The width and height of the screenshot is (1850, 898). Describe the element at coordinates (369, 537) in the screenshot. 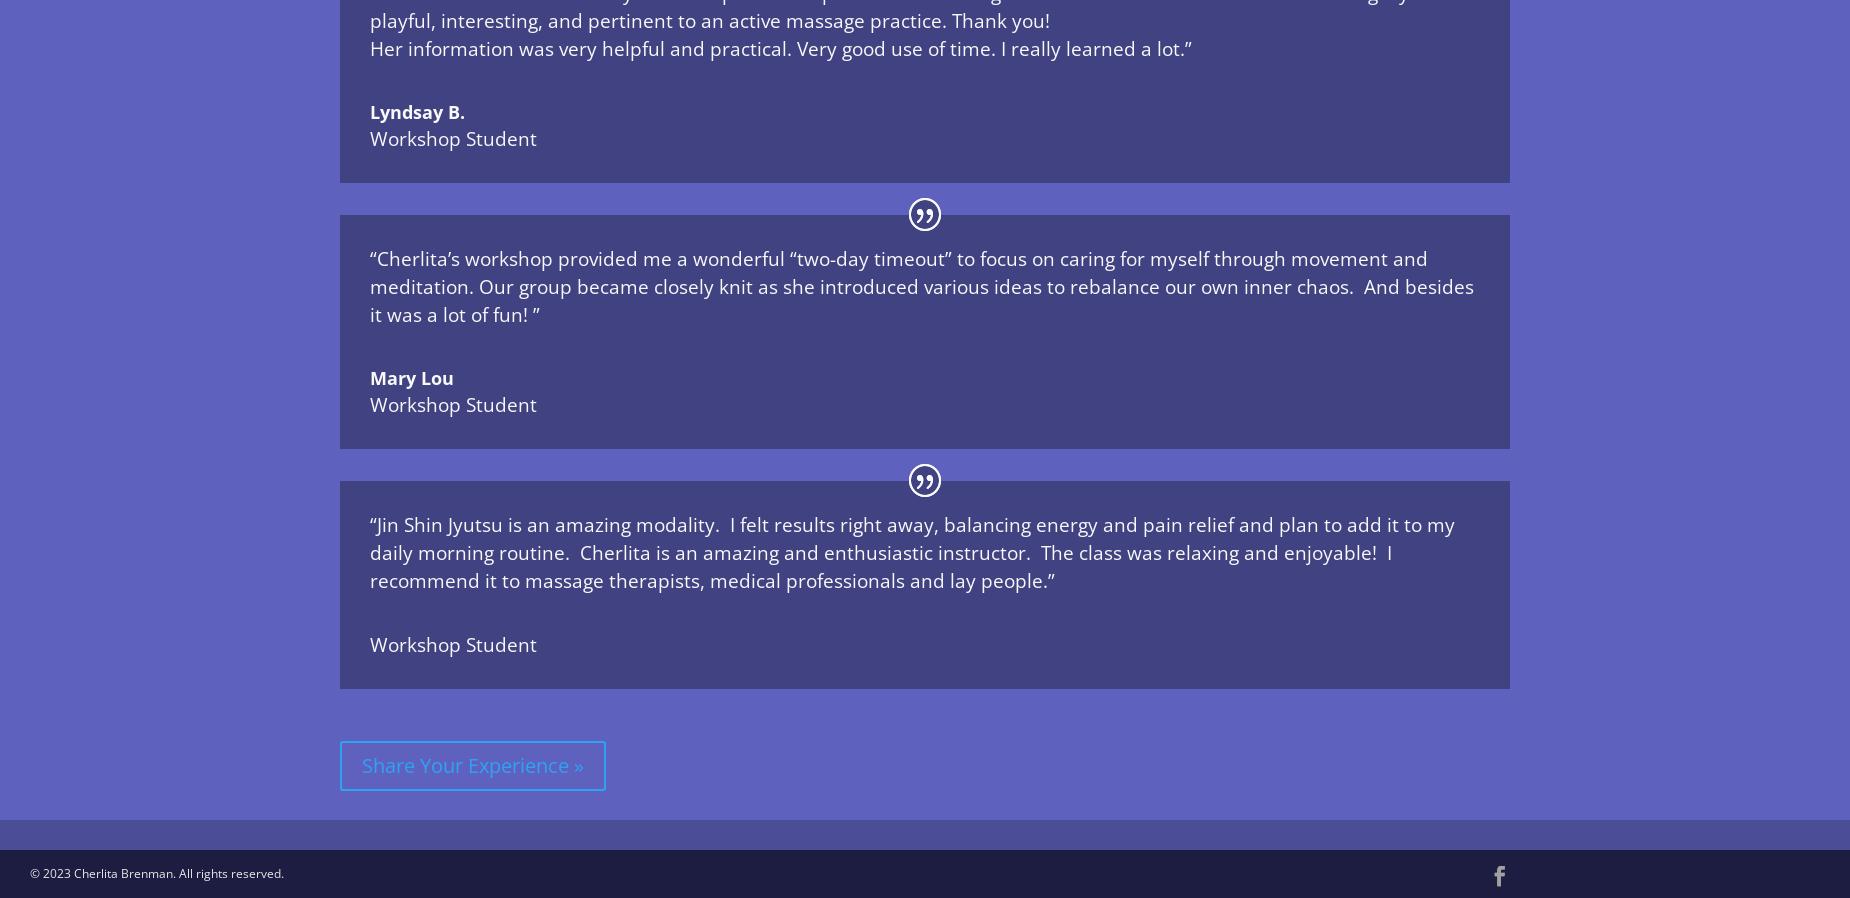

I see `'is an amazing modality.  I felt results right away, balancing energy and pain relief and plan to add it to my daily morning routine.'` at that location.